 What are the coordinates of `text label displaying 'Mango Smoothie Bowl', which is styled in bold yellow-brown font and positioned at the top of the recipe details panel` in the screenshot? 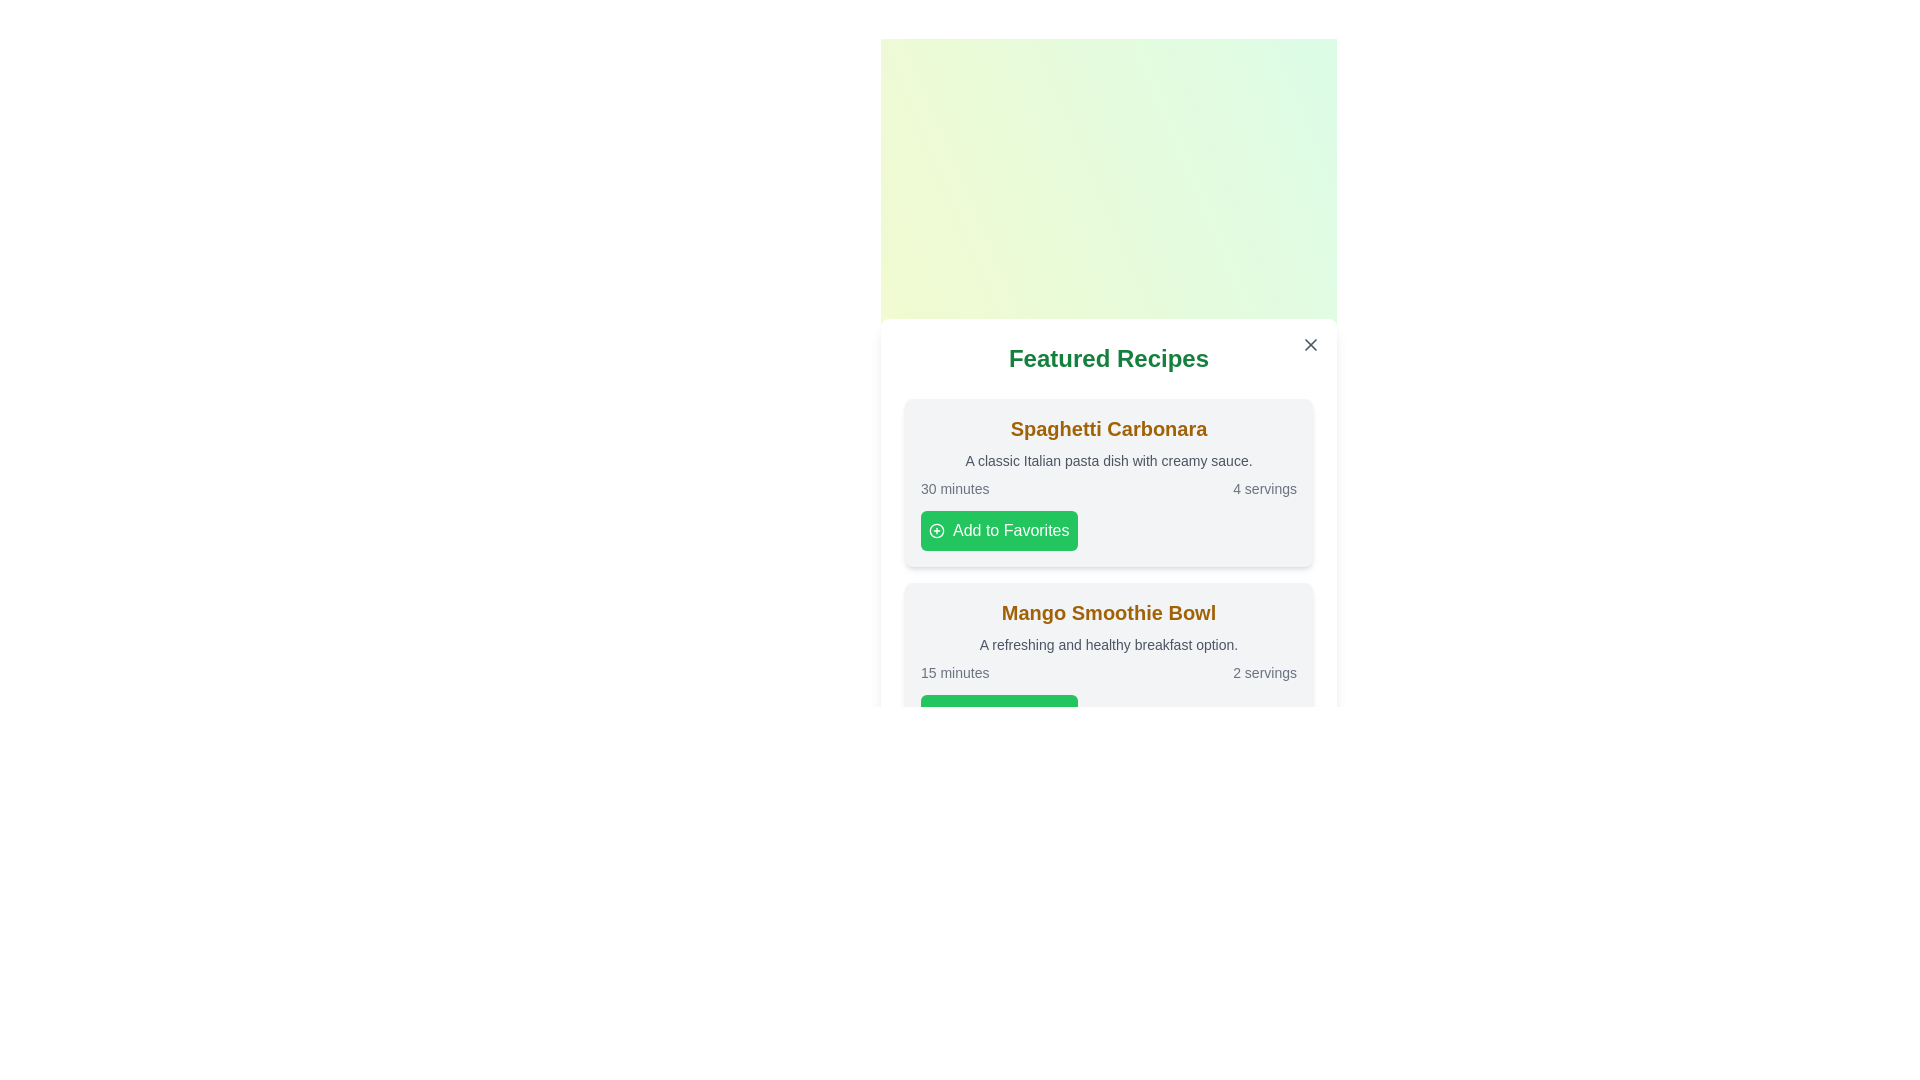 It's located at (1107, 612).